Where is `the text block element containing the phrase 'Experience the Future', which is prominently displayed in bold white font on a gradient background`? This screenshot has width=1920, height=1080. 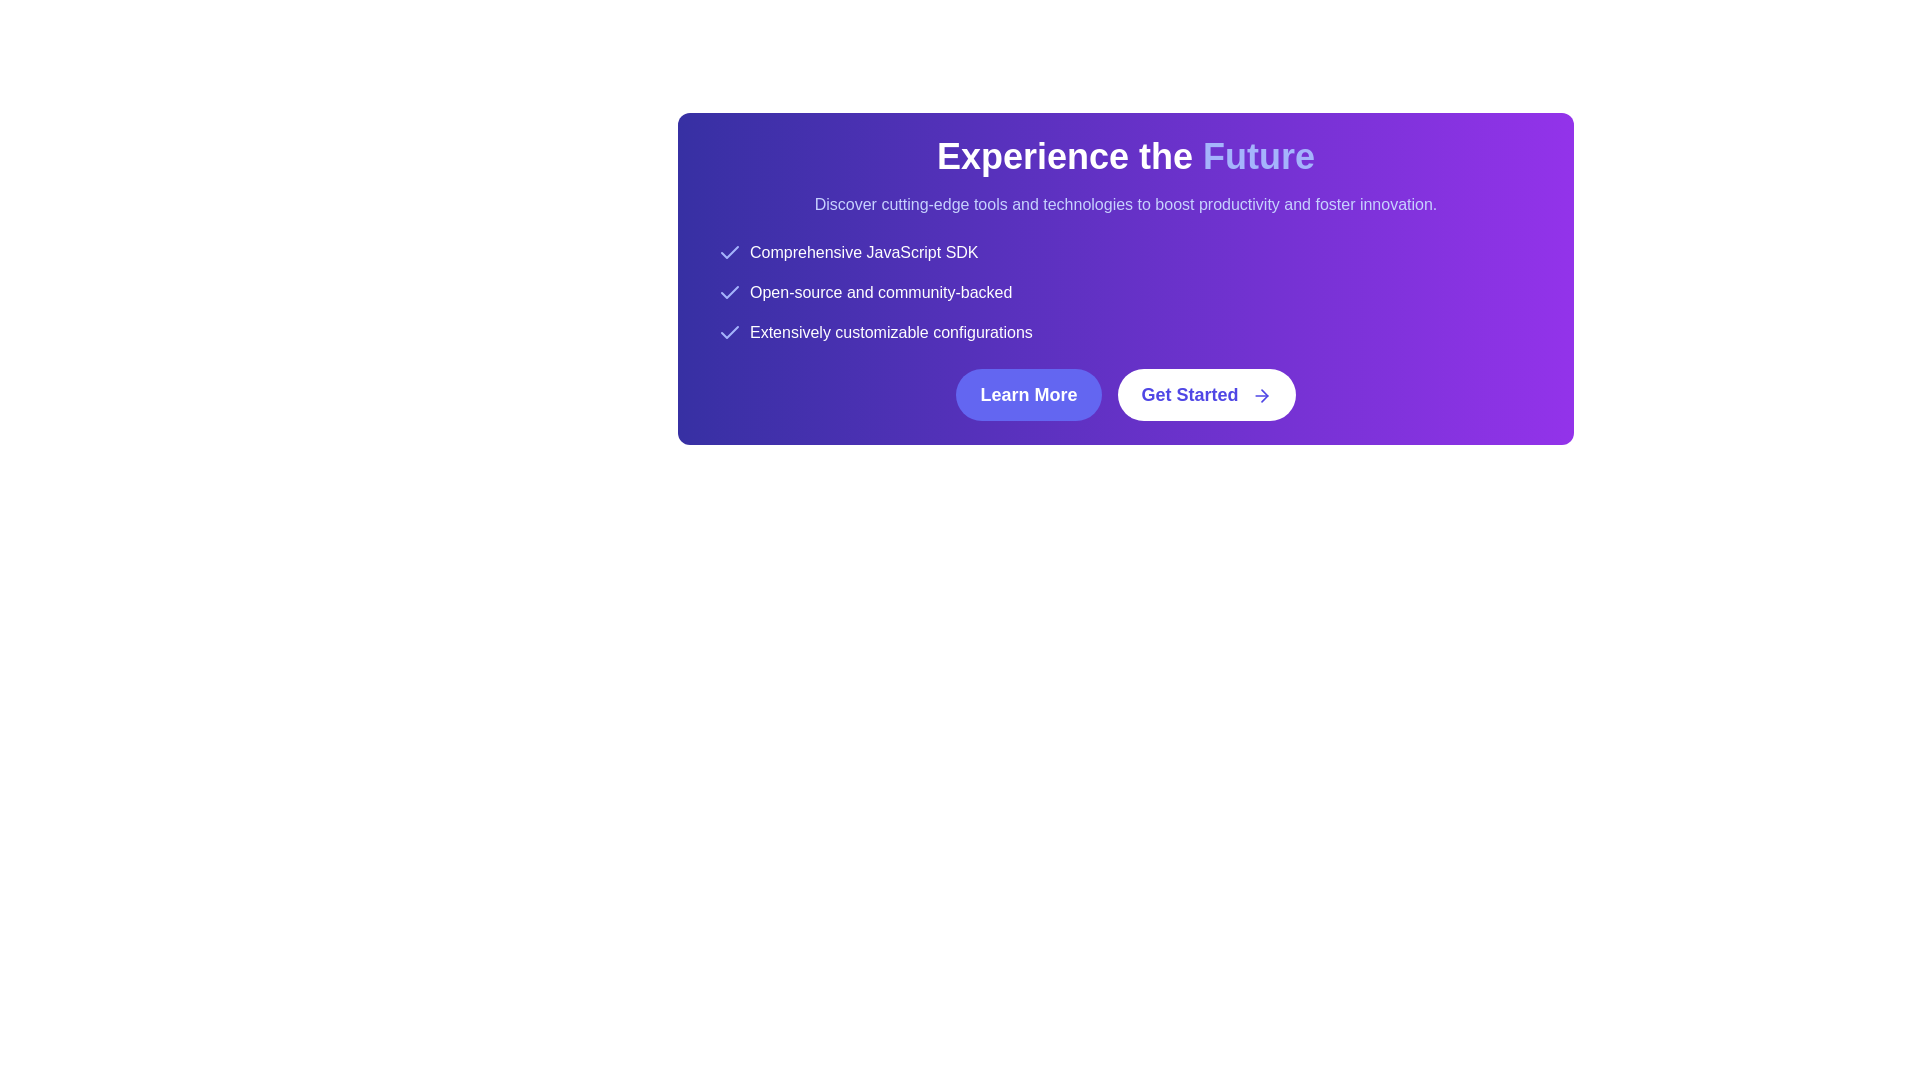 the text block element containing the phrase 'Experience the Future', which is prominently displayed in bold white font on a gradient background is located at coordinates (1126, 176).